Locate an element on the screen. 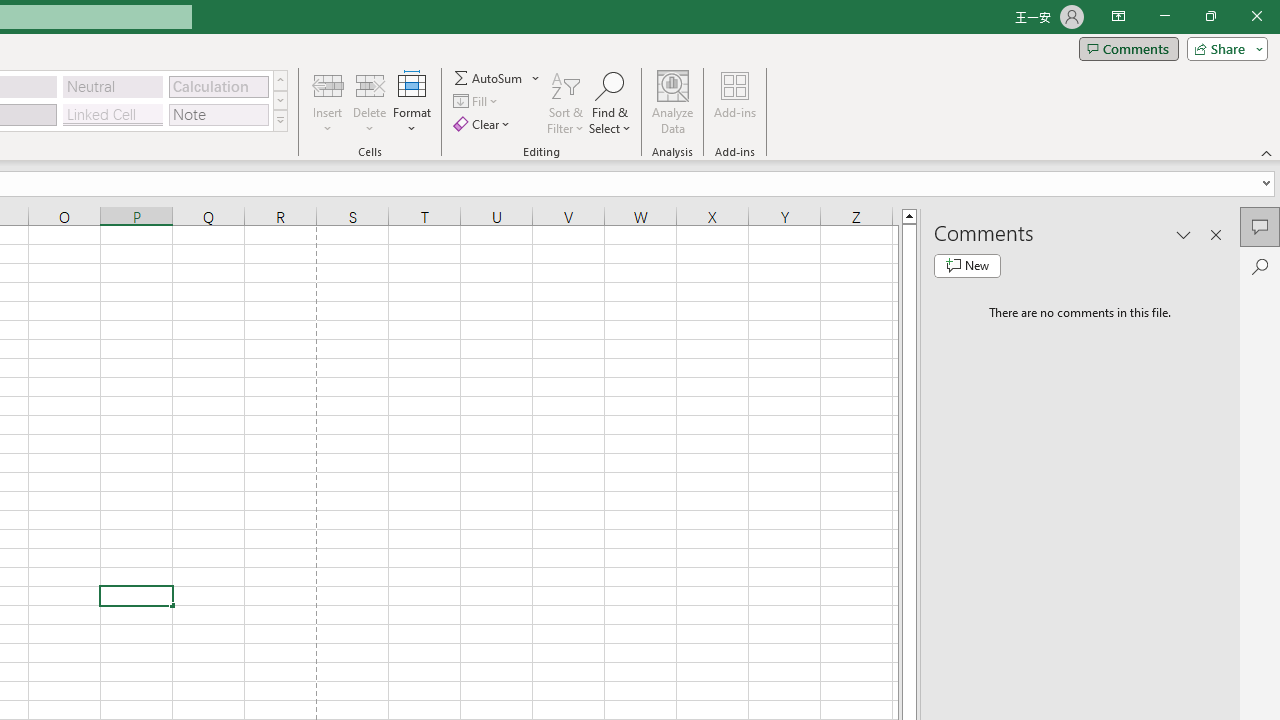 This screenshot has height=720, width=1280. 'AutoSum' is located at coordinates (497, 77).